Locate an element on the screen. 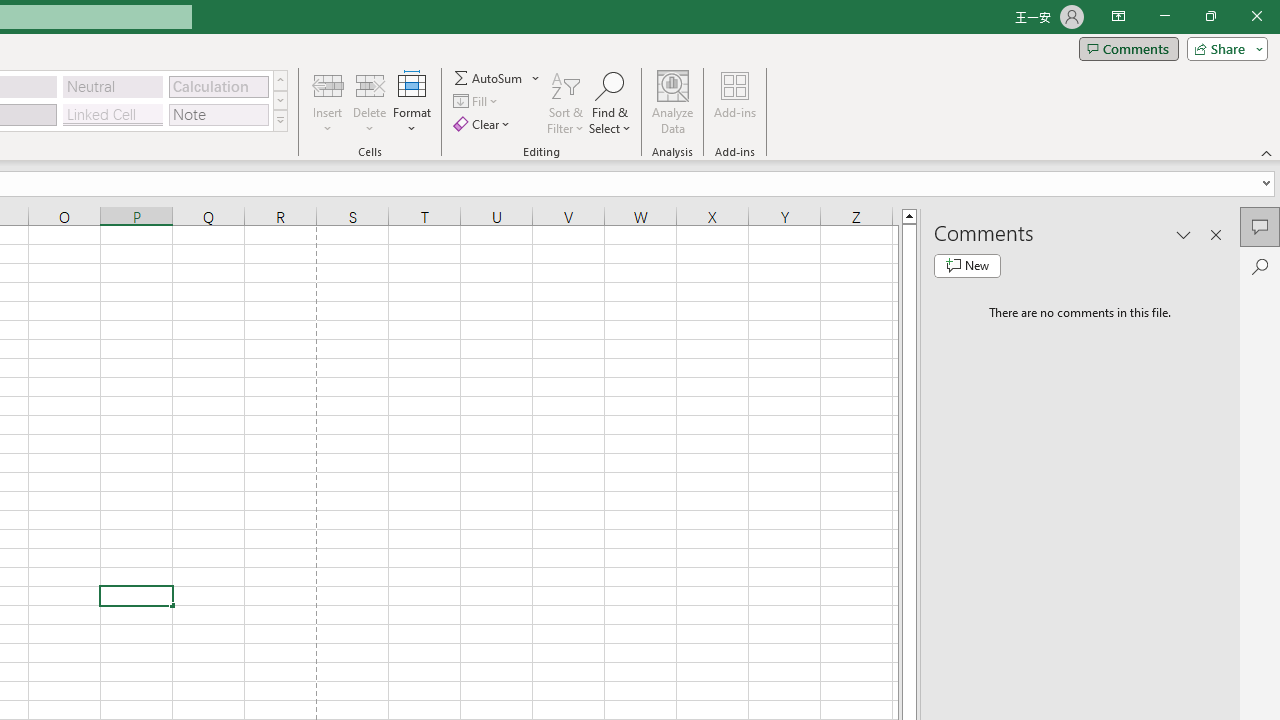 This screenshot has height=720, width=1280. 'AutoSum' is located at coordinates (497, 77).